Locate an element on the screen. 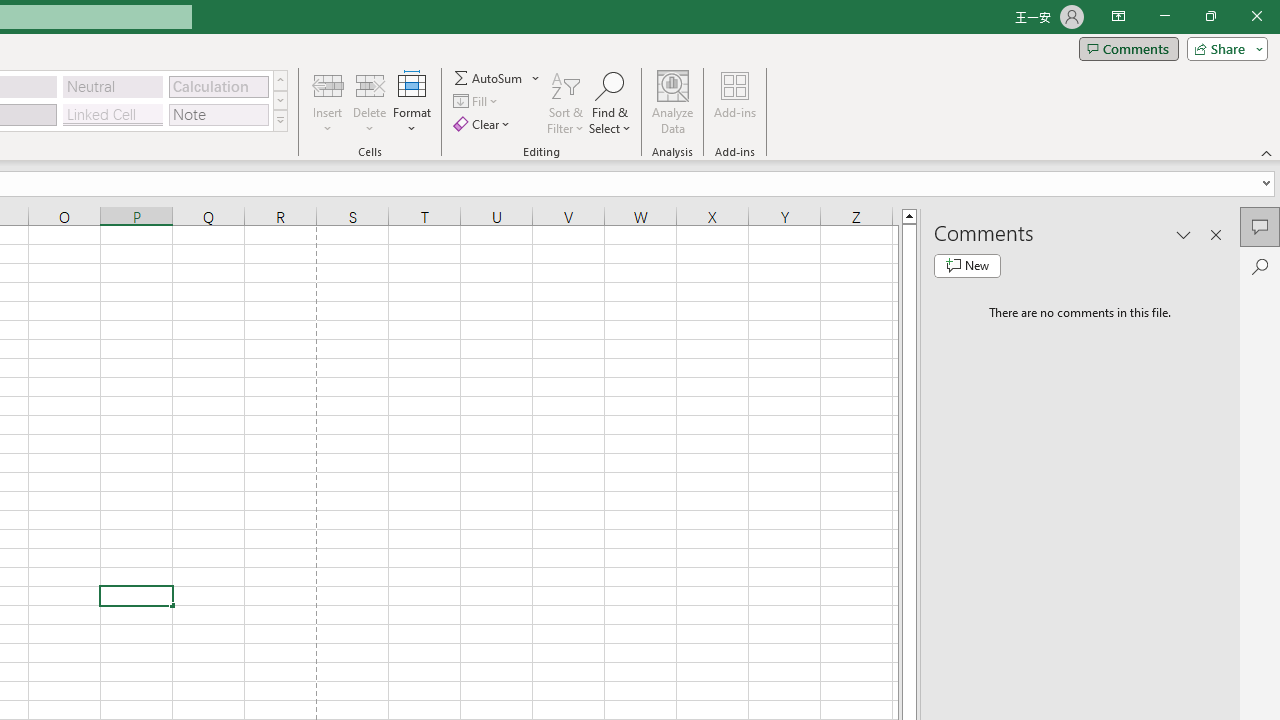 This screenshot has height=720, width=1280. 'AutoSum' is located at coordinates (497, 77).